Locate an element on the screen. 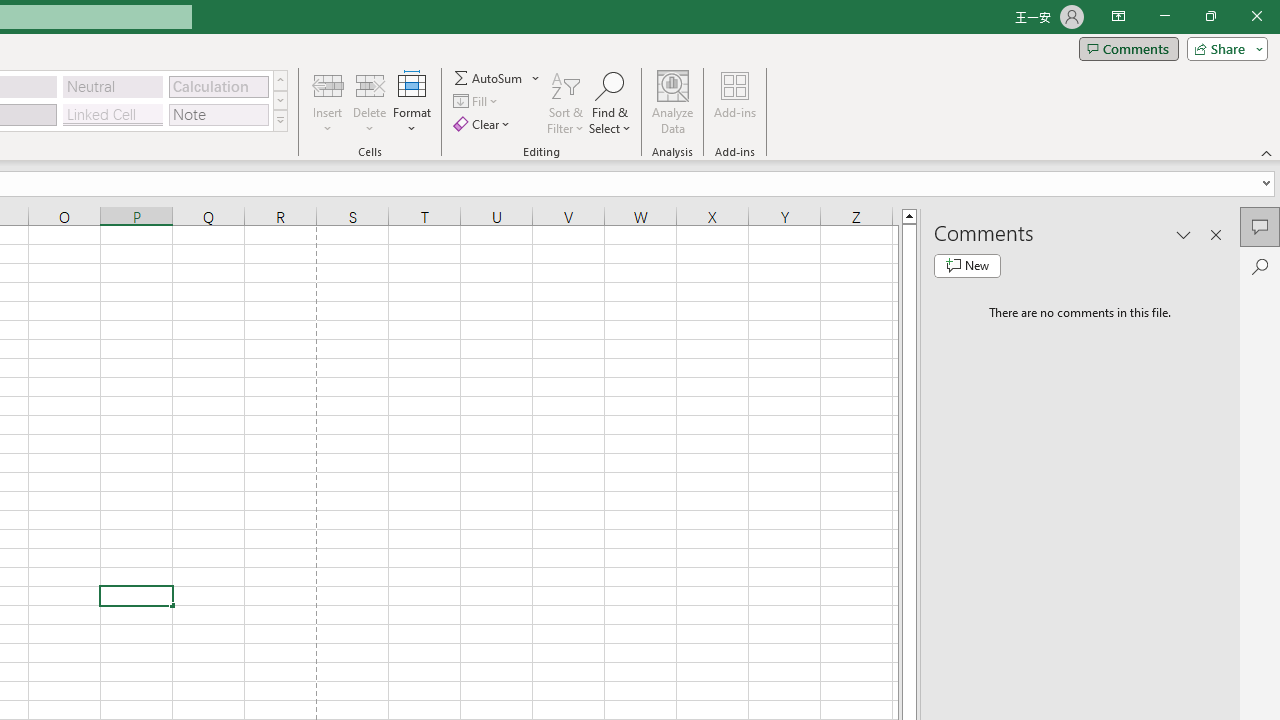 This screenshot has height=720, width=1280. 'AutoSum' is located at coordinates (497, 77).